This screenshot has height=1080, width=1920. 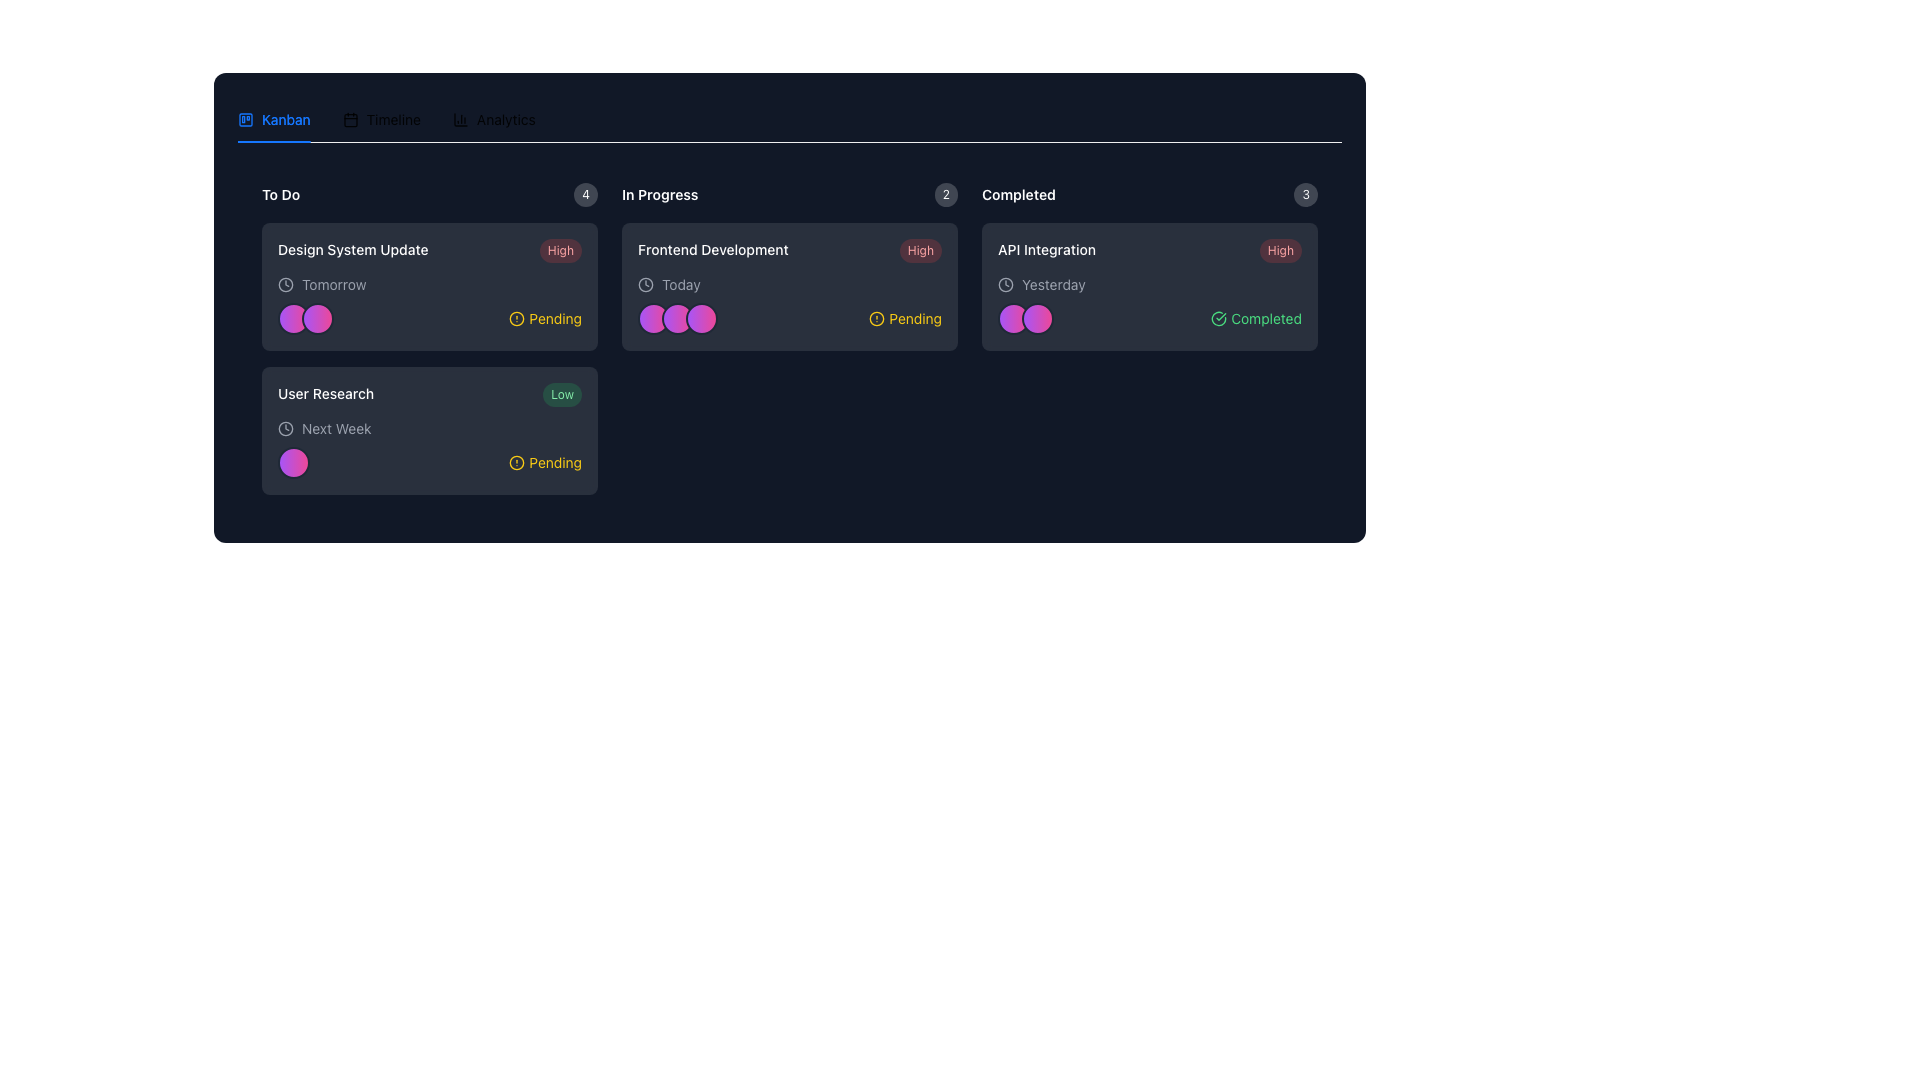 What do you see at coordinates (561, 394) in the screenshot?
I see `the priority level represented` at bounding box center [561, 394].